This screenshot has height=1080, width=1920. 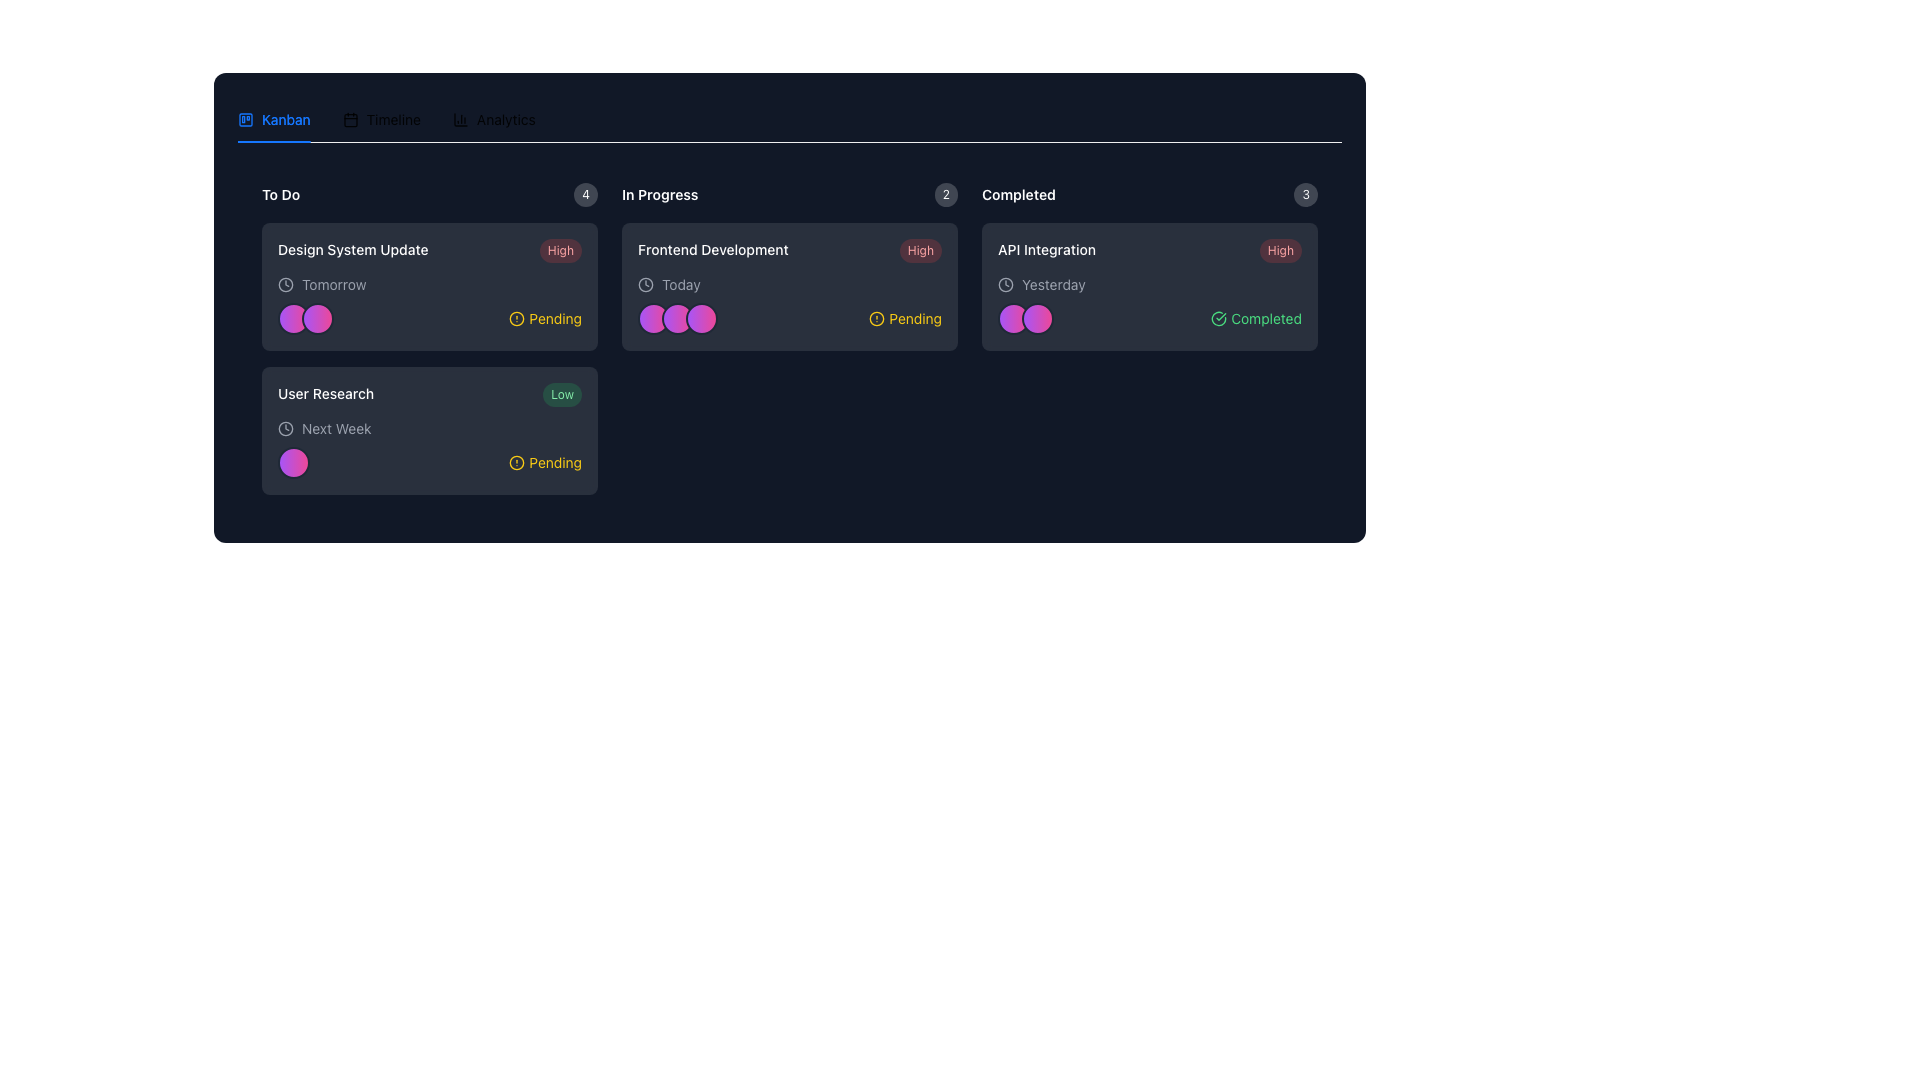 What do you see at coordinates (561, 394) in the screenshot?
I see `the priority level represented` at bounding box center [561, 394].